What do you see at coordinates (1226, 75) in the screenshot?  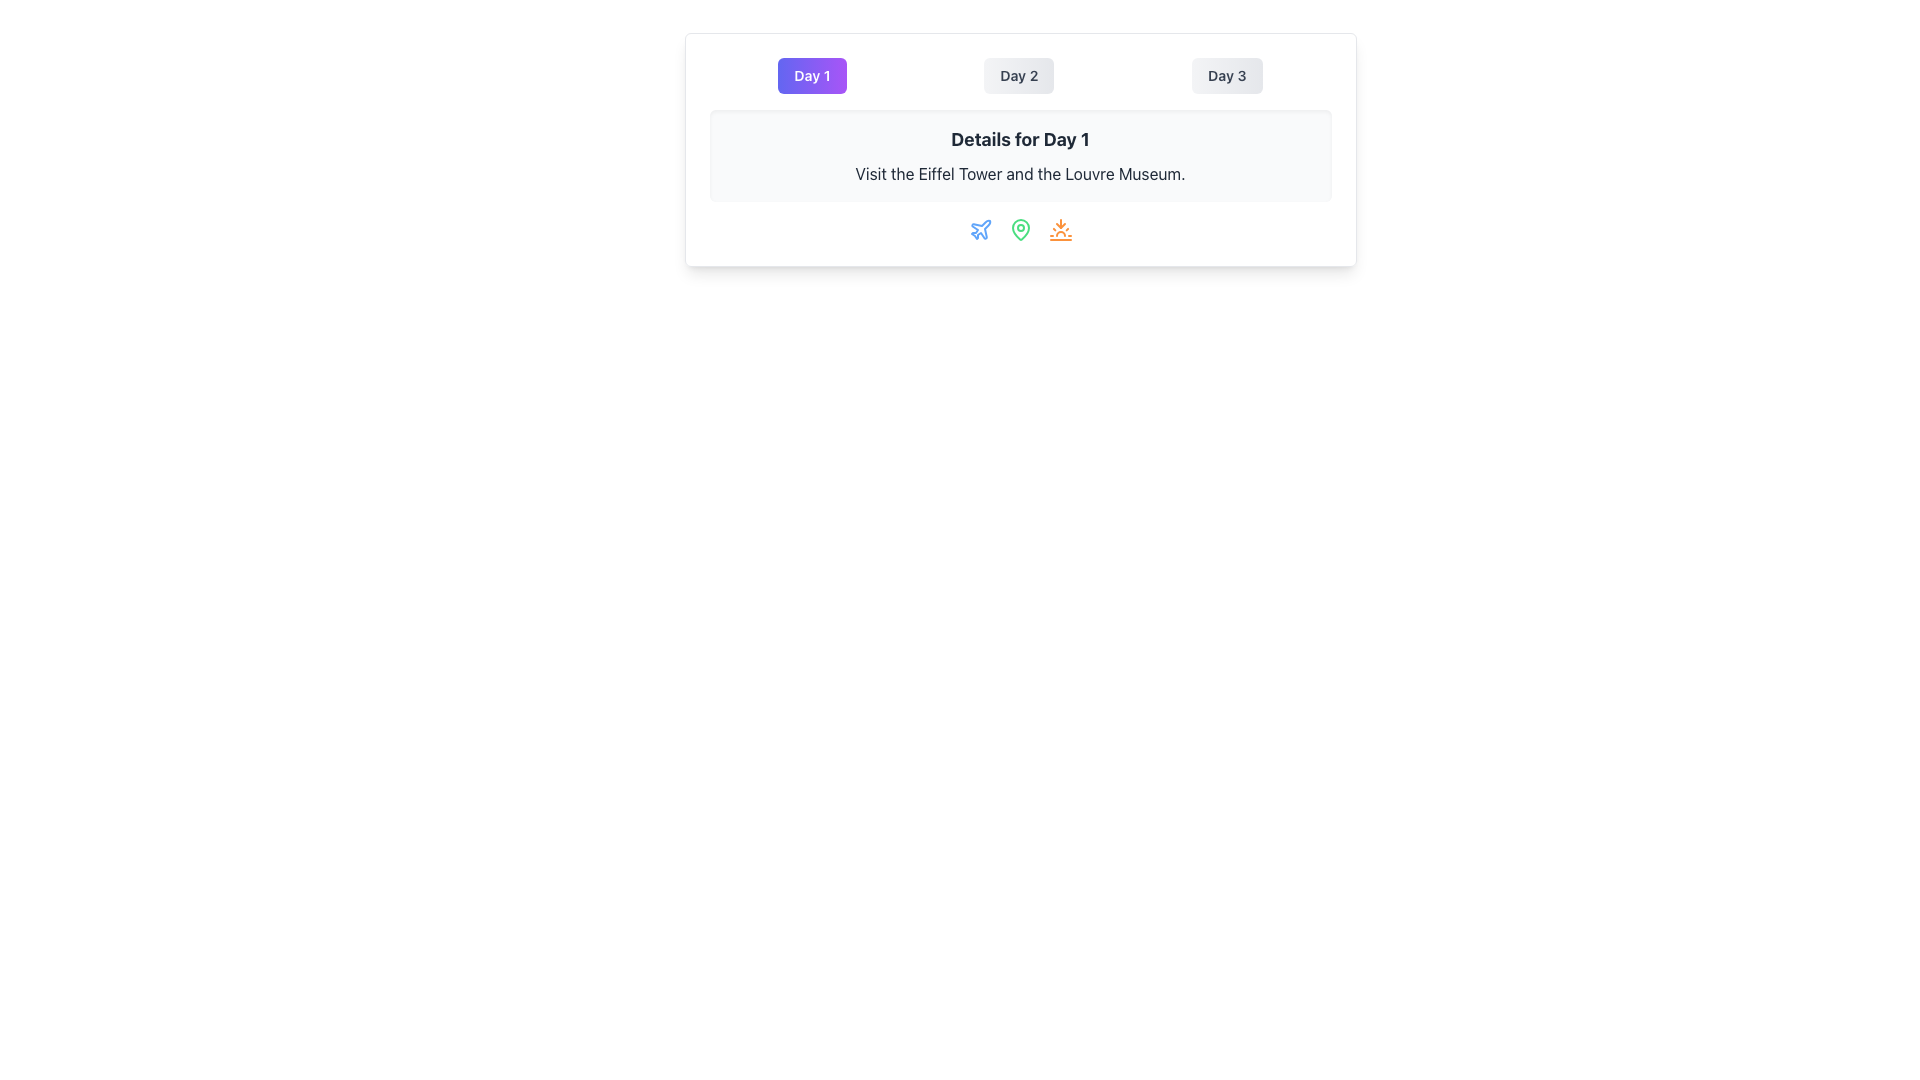 I see `the 'Day 3' button, which is the third button in a horizontal arrangement of buttons labeled 'Day 1', 'Day 2', and 'Day 3', located at the right end of the group` at bounding box center [1226, 75].